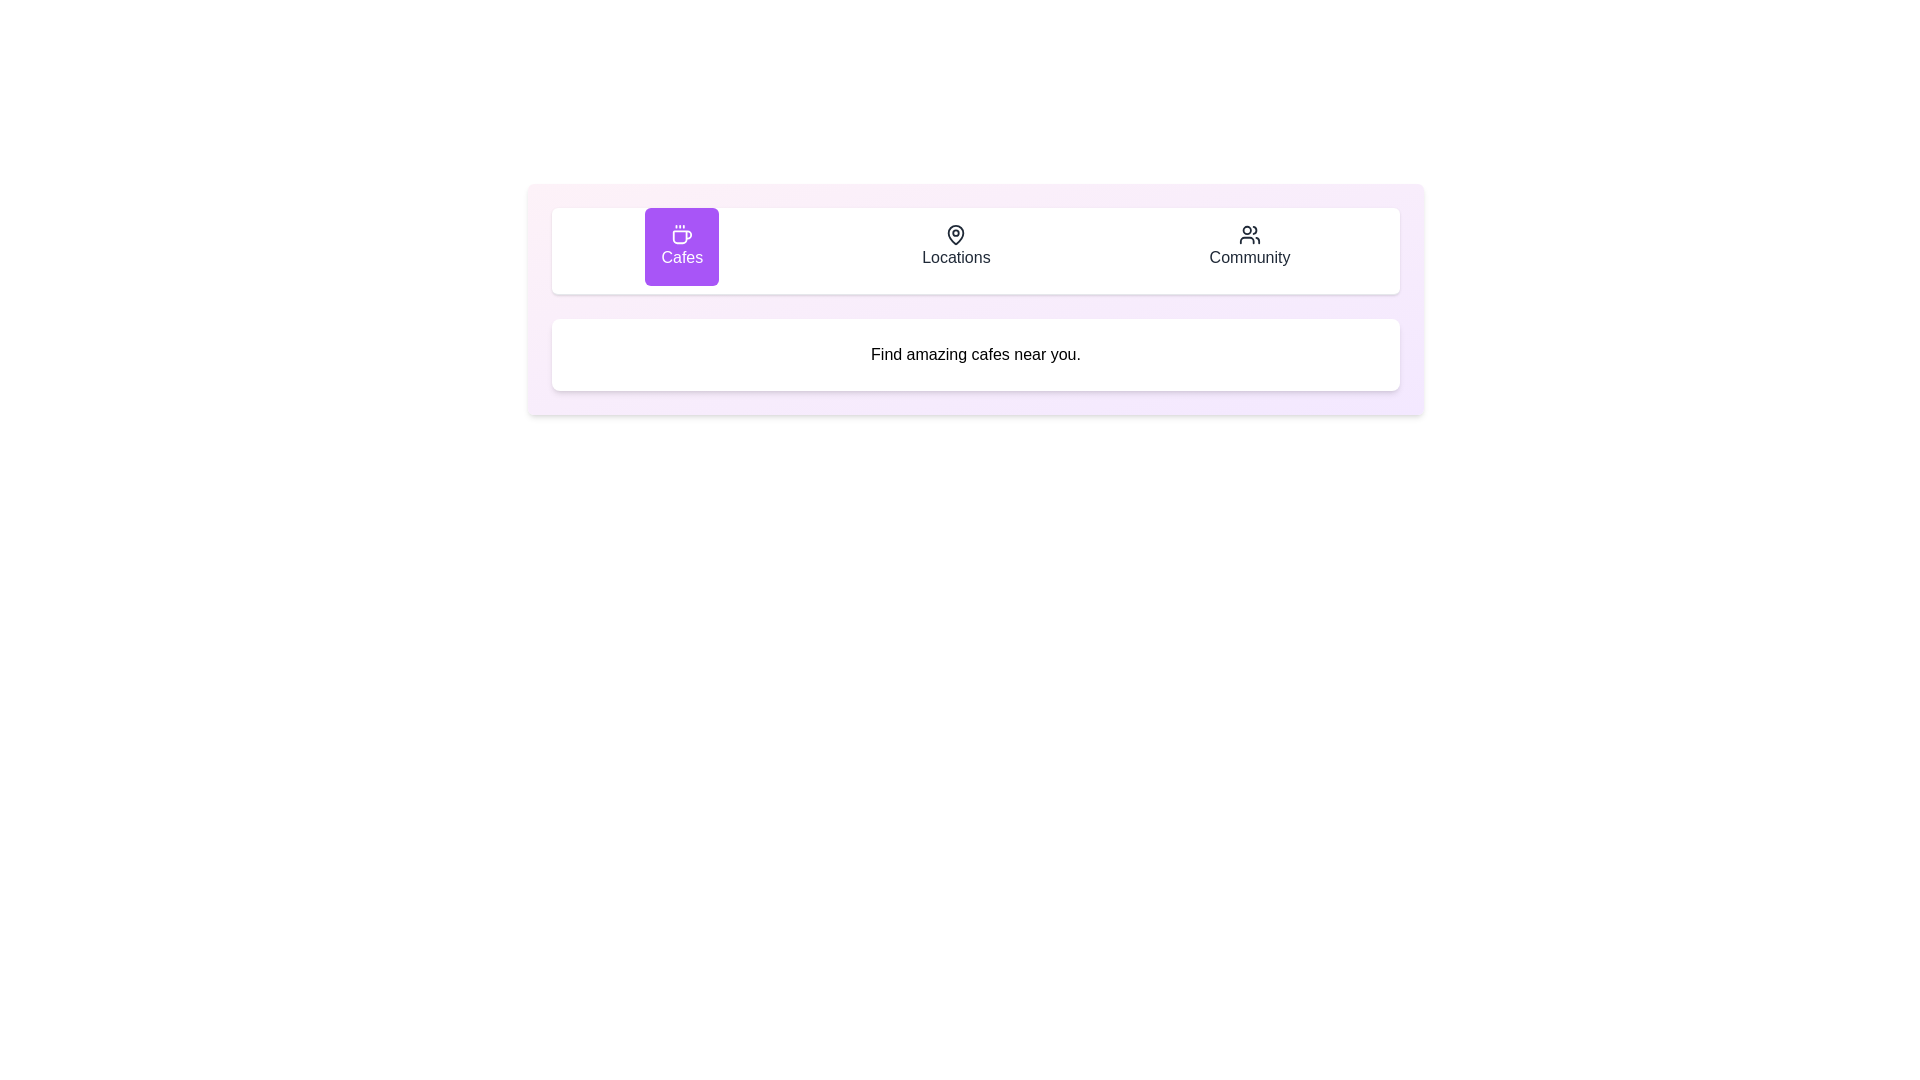  Describe the element at coordinates (682, 257) in the screenshot. I see `the text label reading 'Cafes' which is styled with a white font and positioned centrally within a purple button-like rectangle with rounded corners` at that location.